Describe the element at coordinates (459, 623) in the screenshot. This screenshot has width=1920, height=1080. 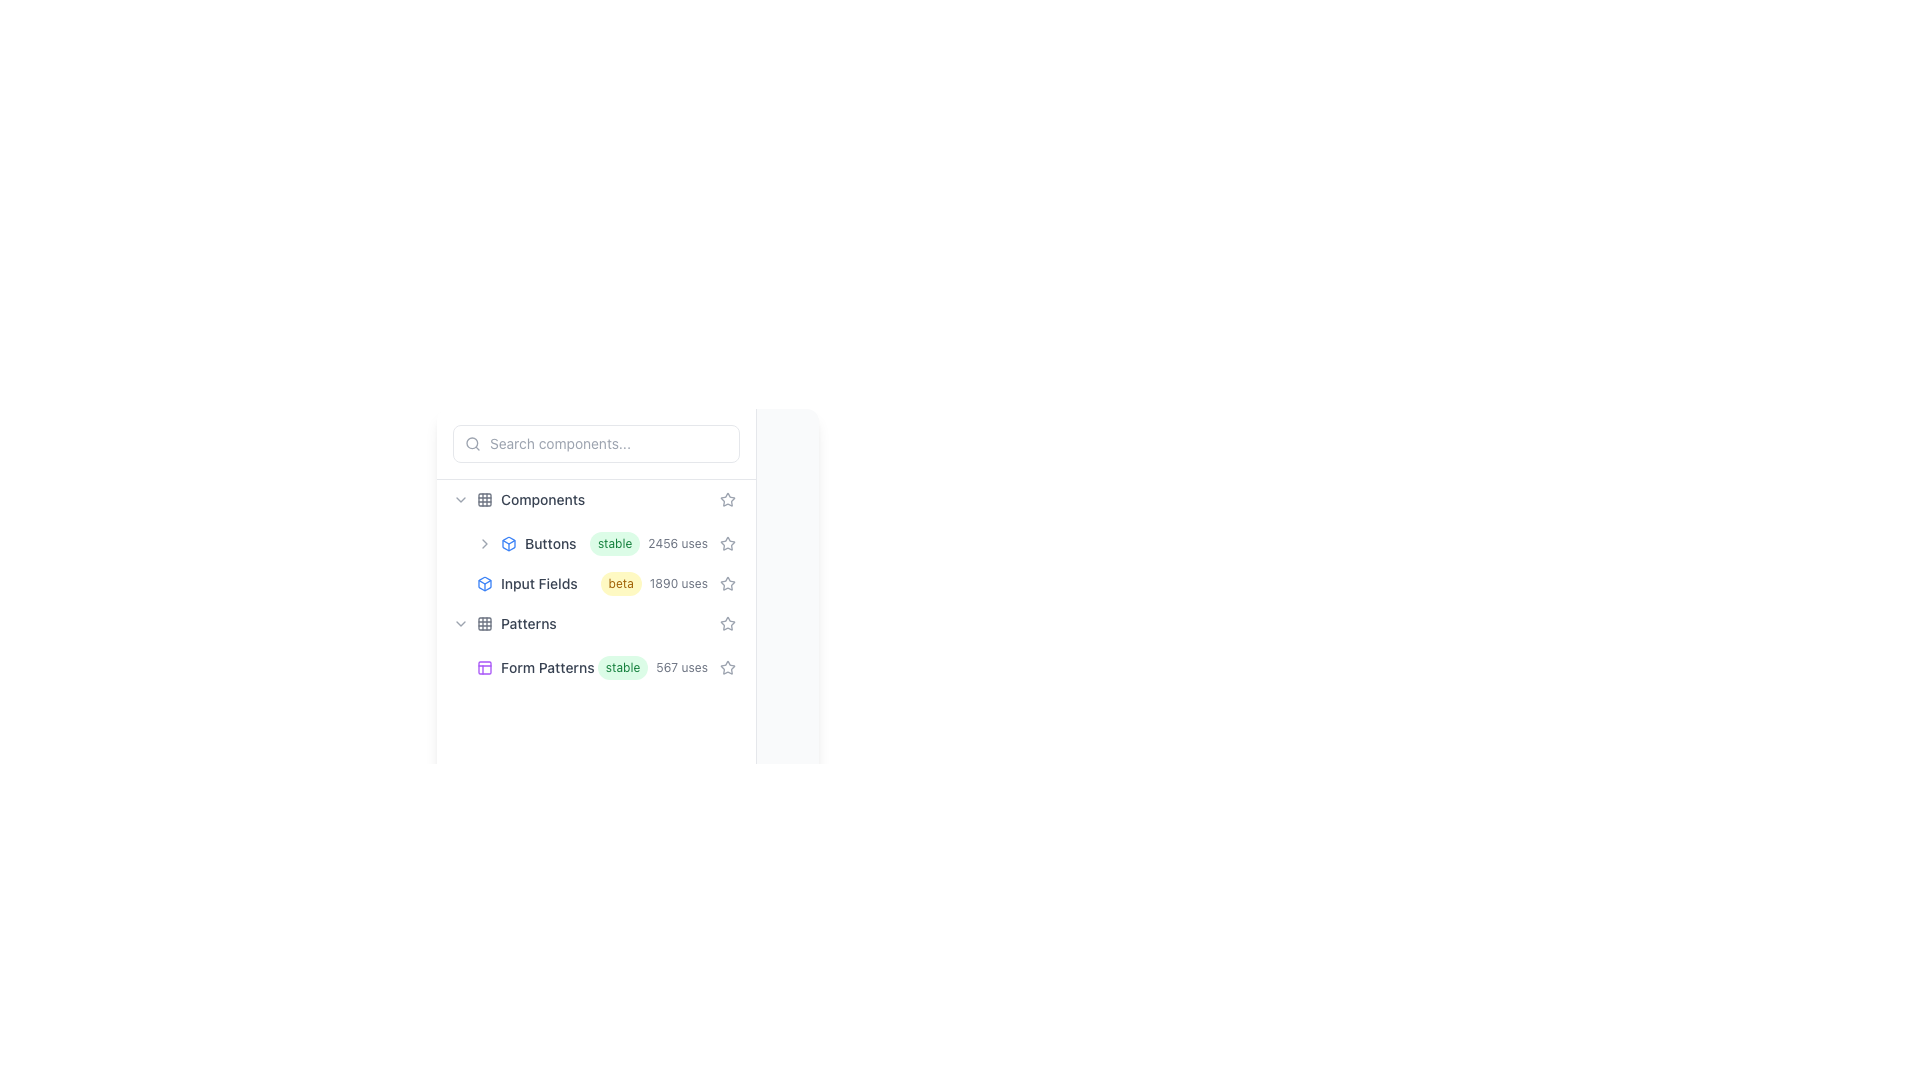
I see `the downward-pointing chevron icon located to the left of the 'Patterns' label` at that location.